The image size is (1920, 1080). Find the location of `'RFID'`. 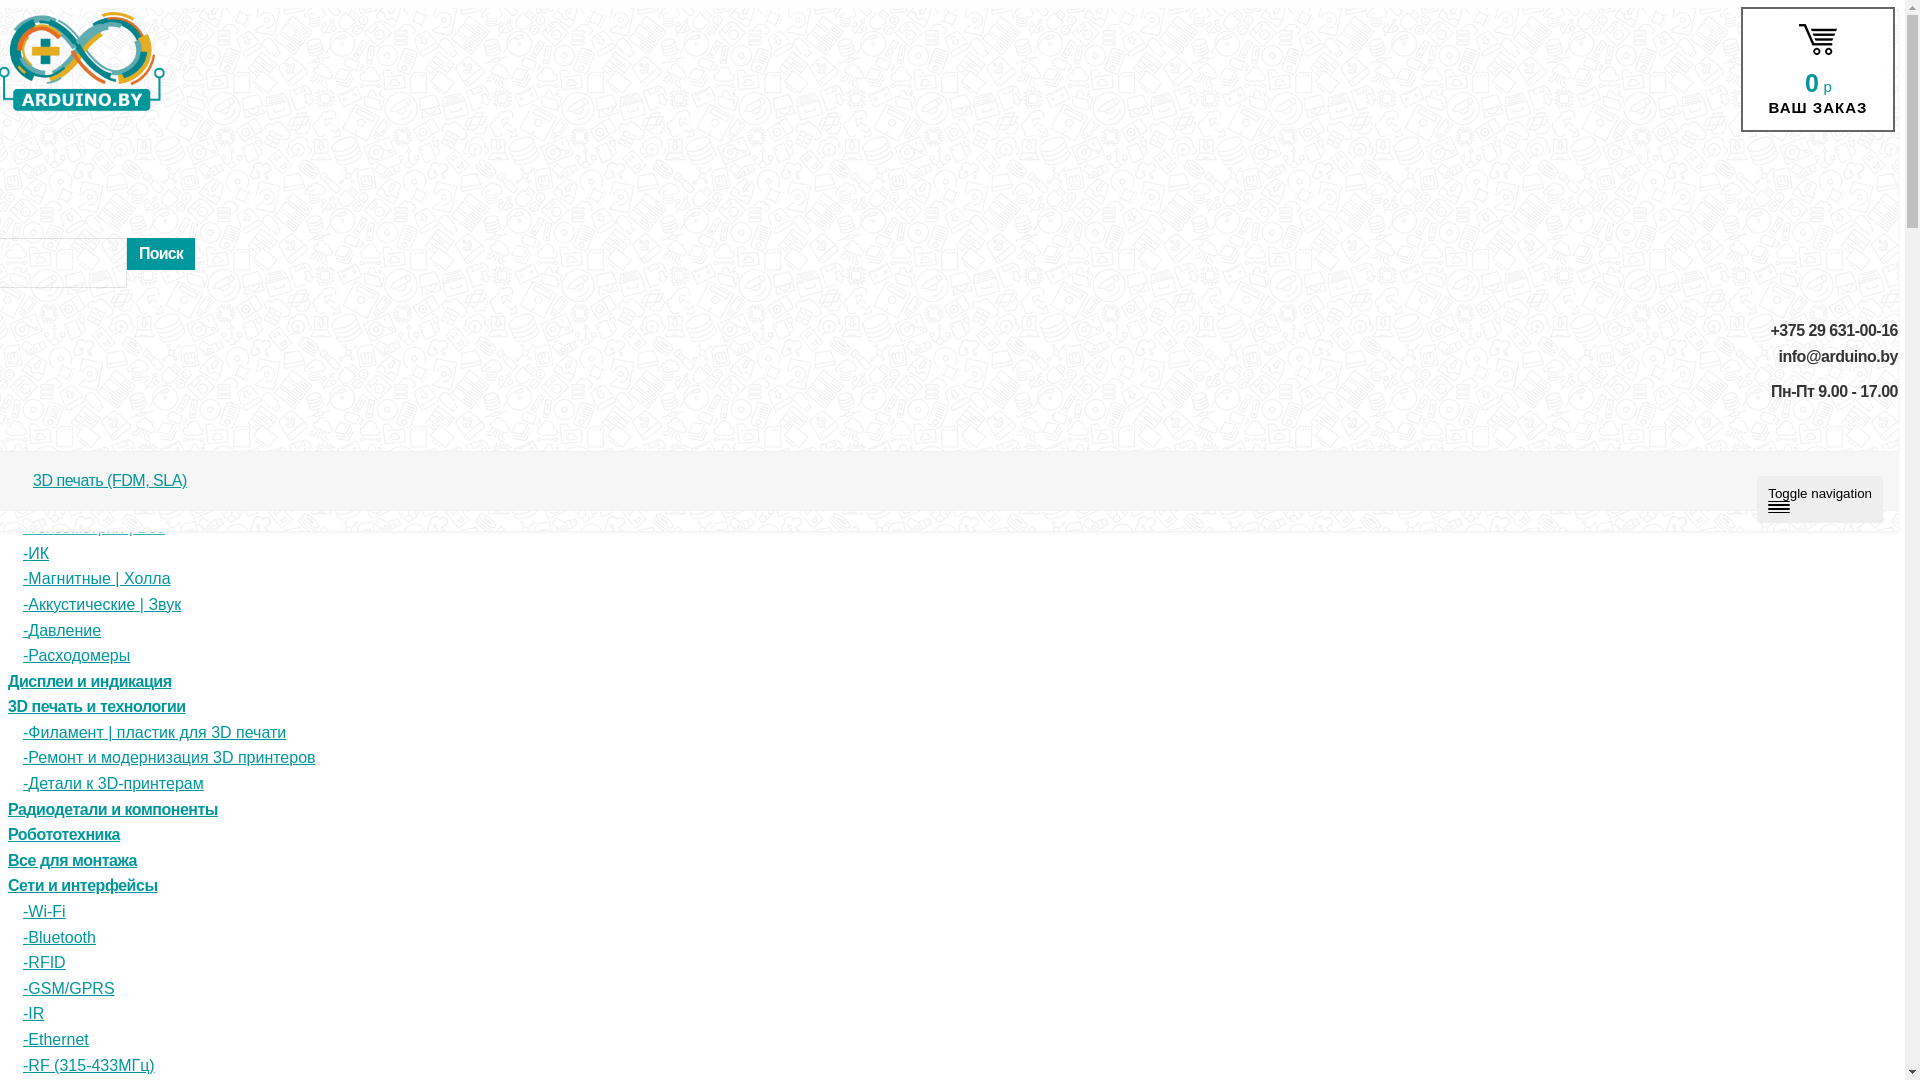

'RFID' is located at coordinates (44, 961).